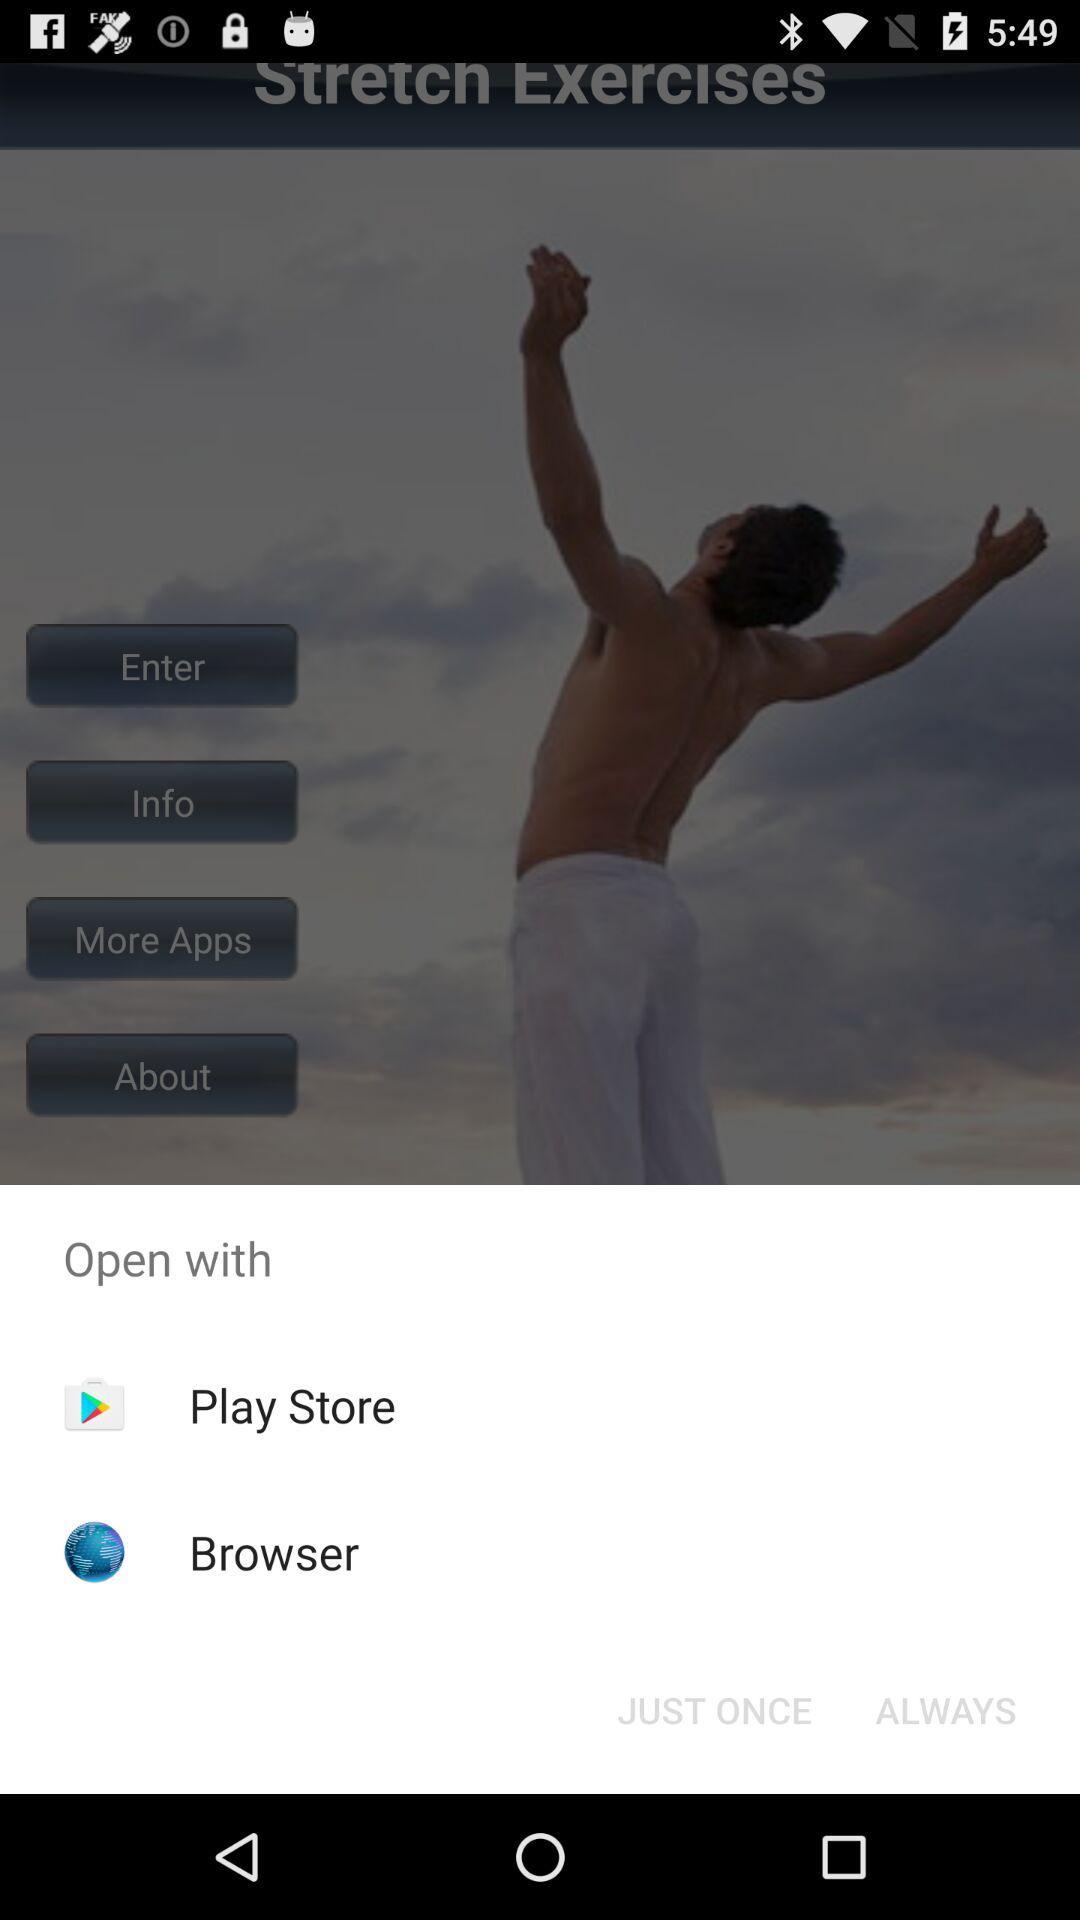  Describe the element at coordinates (945, 1708) in the screenshot. I see `the icon to the right of the just once button` at that location.